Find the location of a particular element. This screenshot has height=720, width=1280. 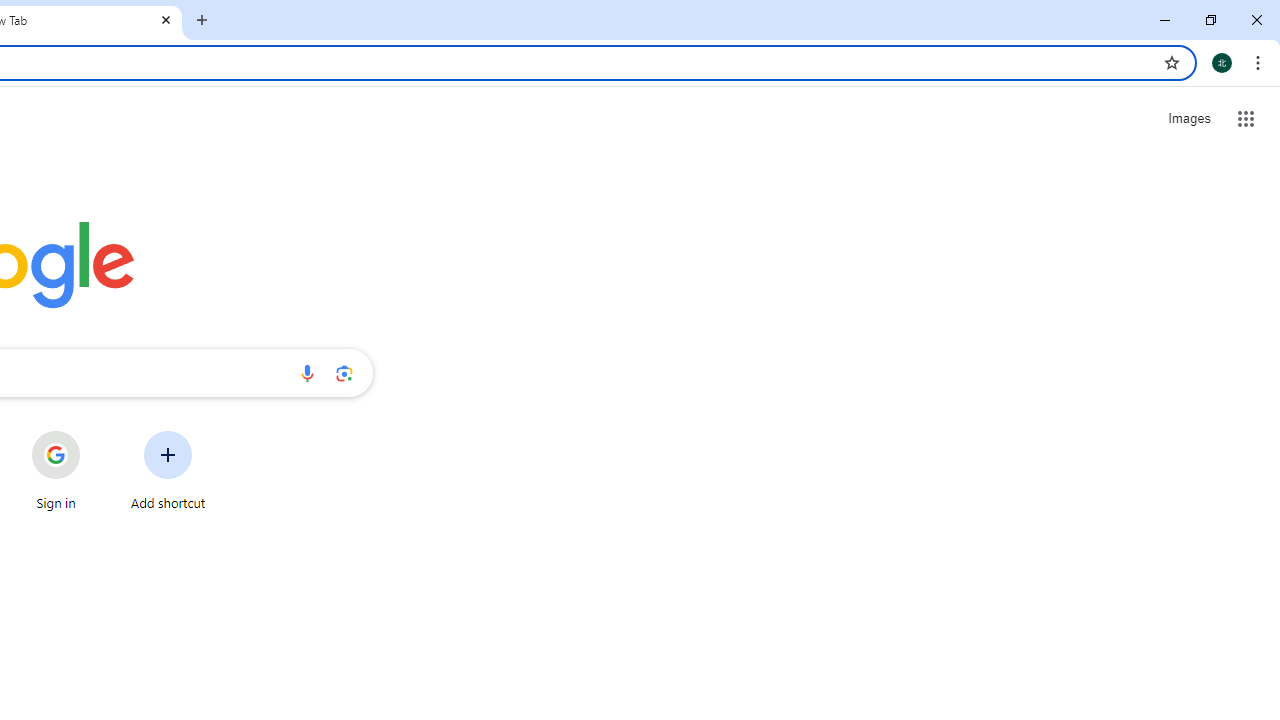

'Google apps' is located at coordinates (1245, 119).